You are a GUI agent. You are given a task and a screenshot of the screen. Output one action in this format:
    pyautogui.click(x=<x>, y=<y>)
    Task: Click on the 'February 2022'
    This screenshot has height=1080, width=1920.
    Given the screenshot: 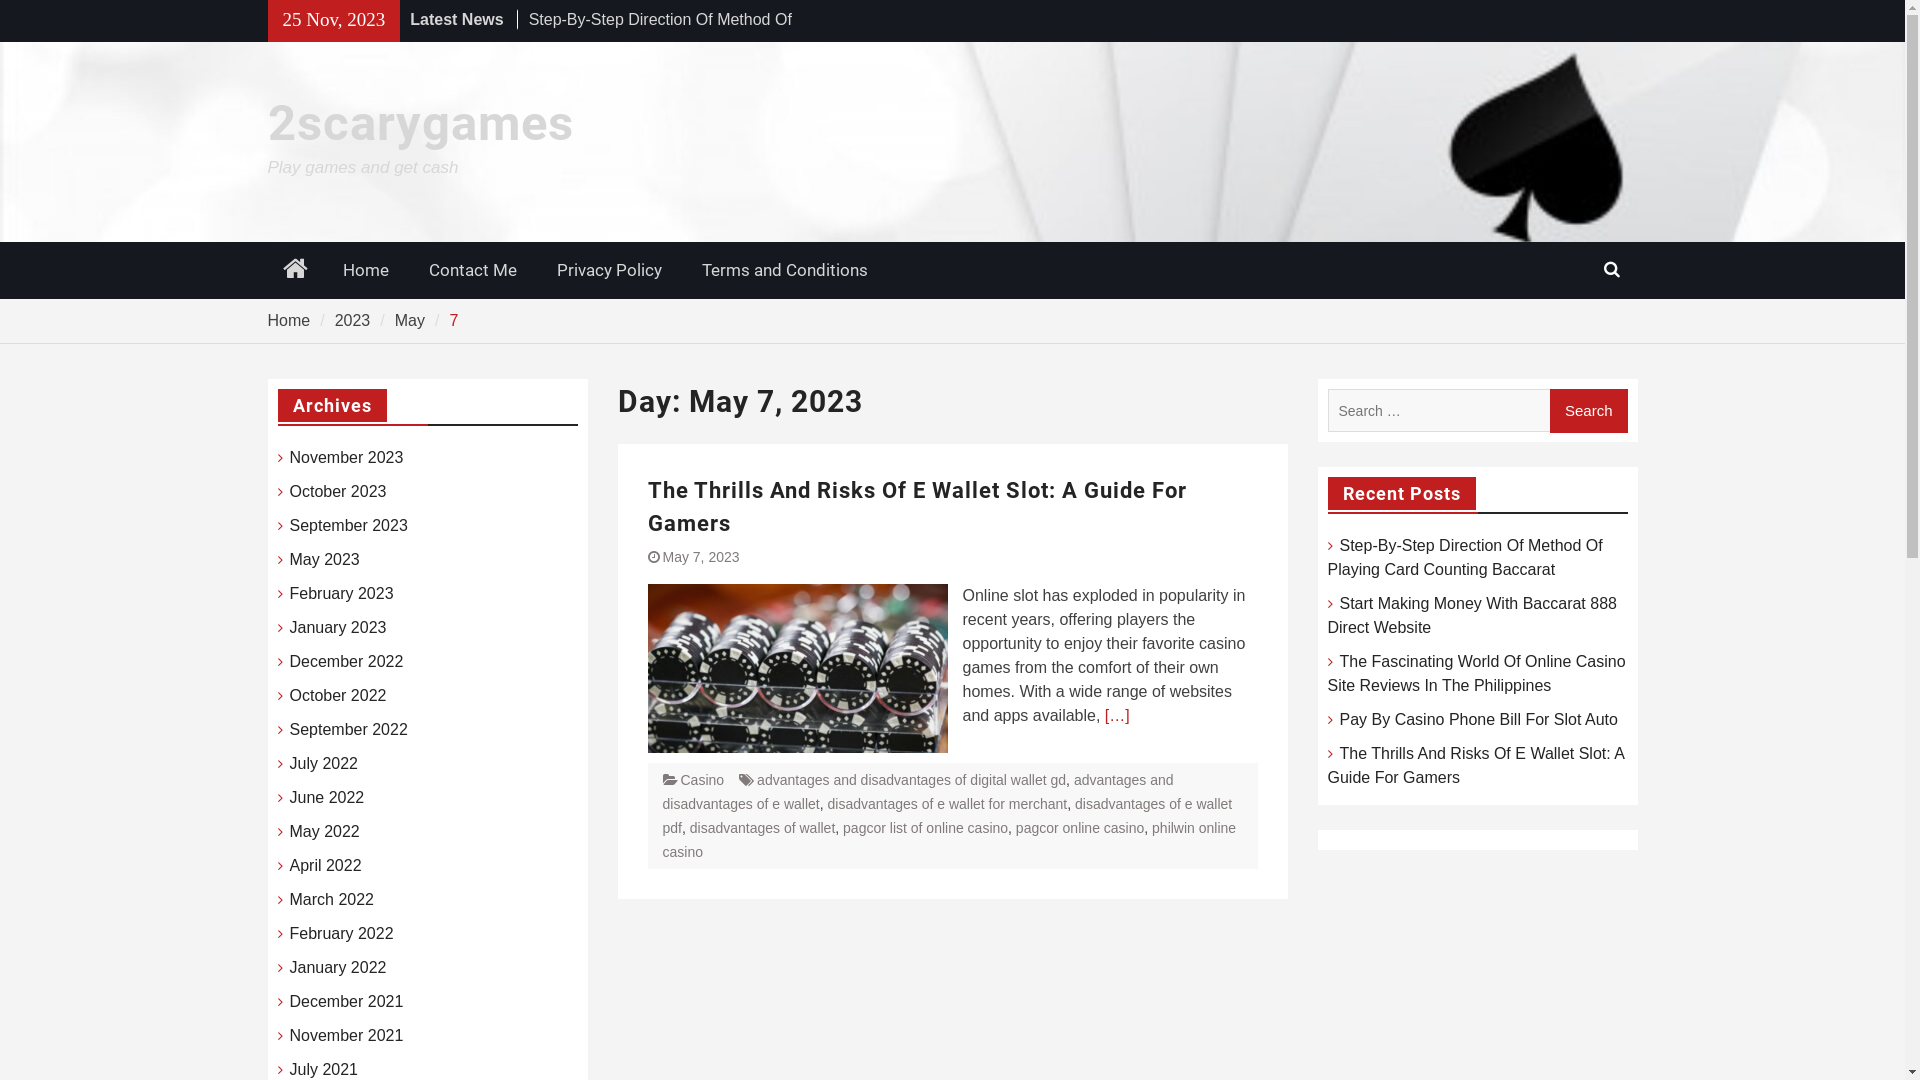 What is the action you would take?
    pyautogui.click(x=341, y=933)
    